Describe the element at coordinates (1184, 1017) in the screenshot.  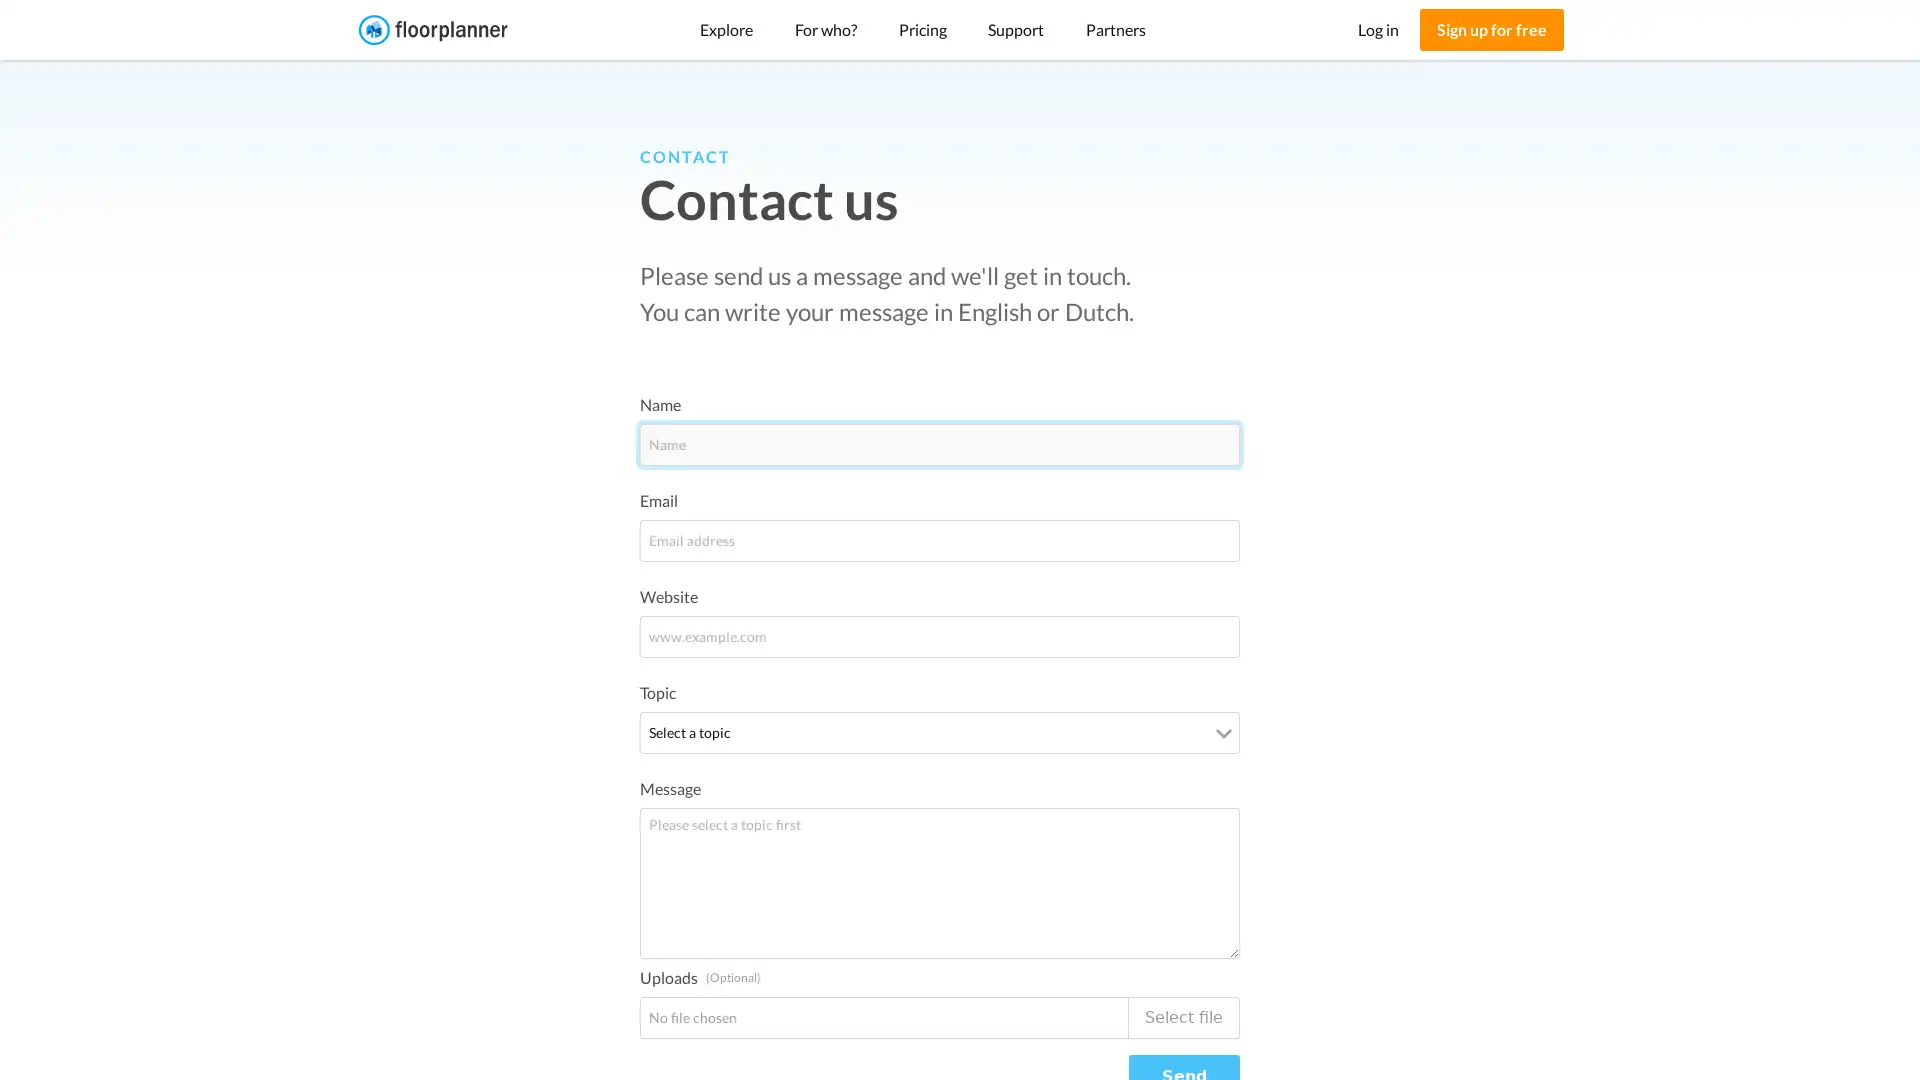
I see `Select file` at that location.